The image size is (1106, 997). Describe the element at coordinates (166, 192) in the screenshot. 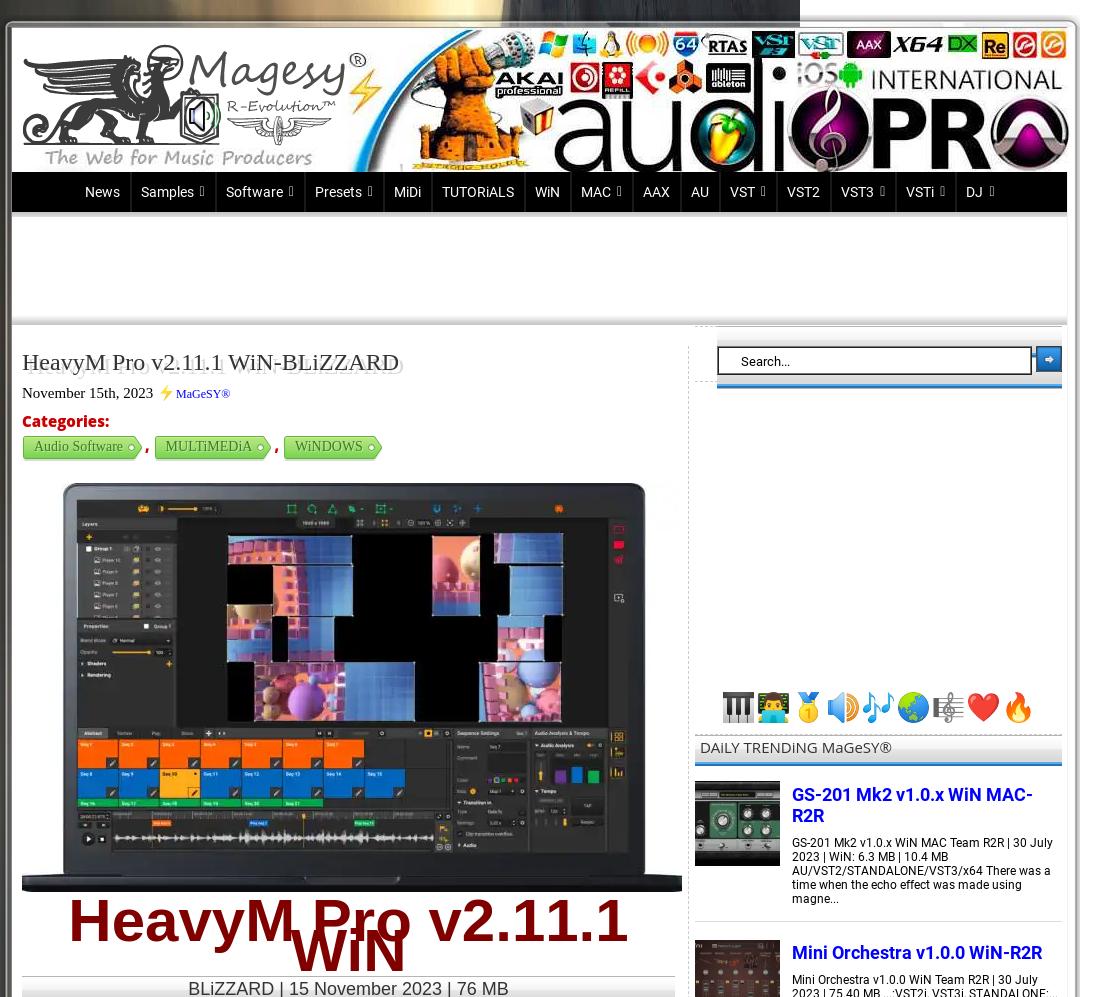

I see `'Samples'` at that location.